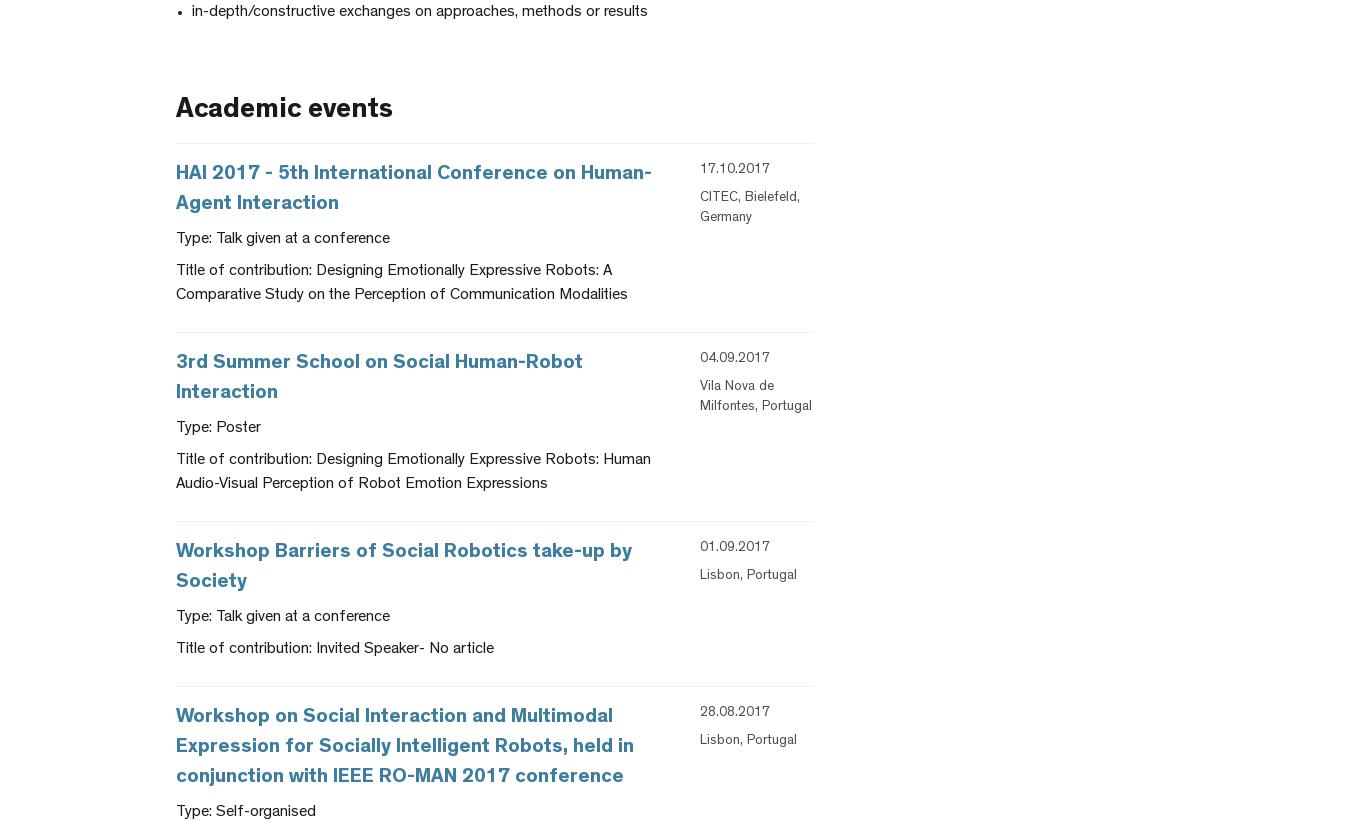 This screenshot has height=821, width=1350. What do you see at coordinates (419, 11) in the screenshot?
I see `'in-depth/constructive exchanges on approaches, methods or results'` at bounding box center [419, 11].